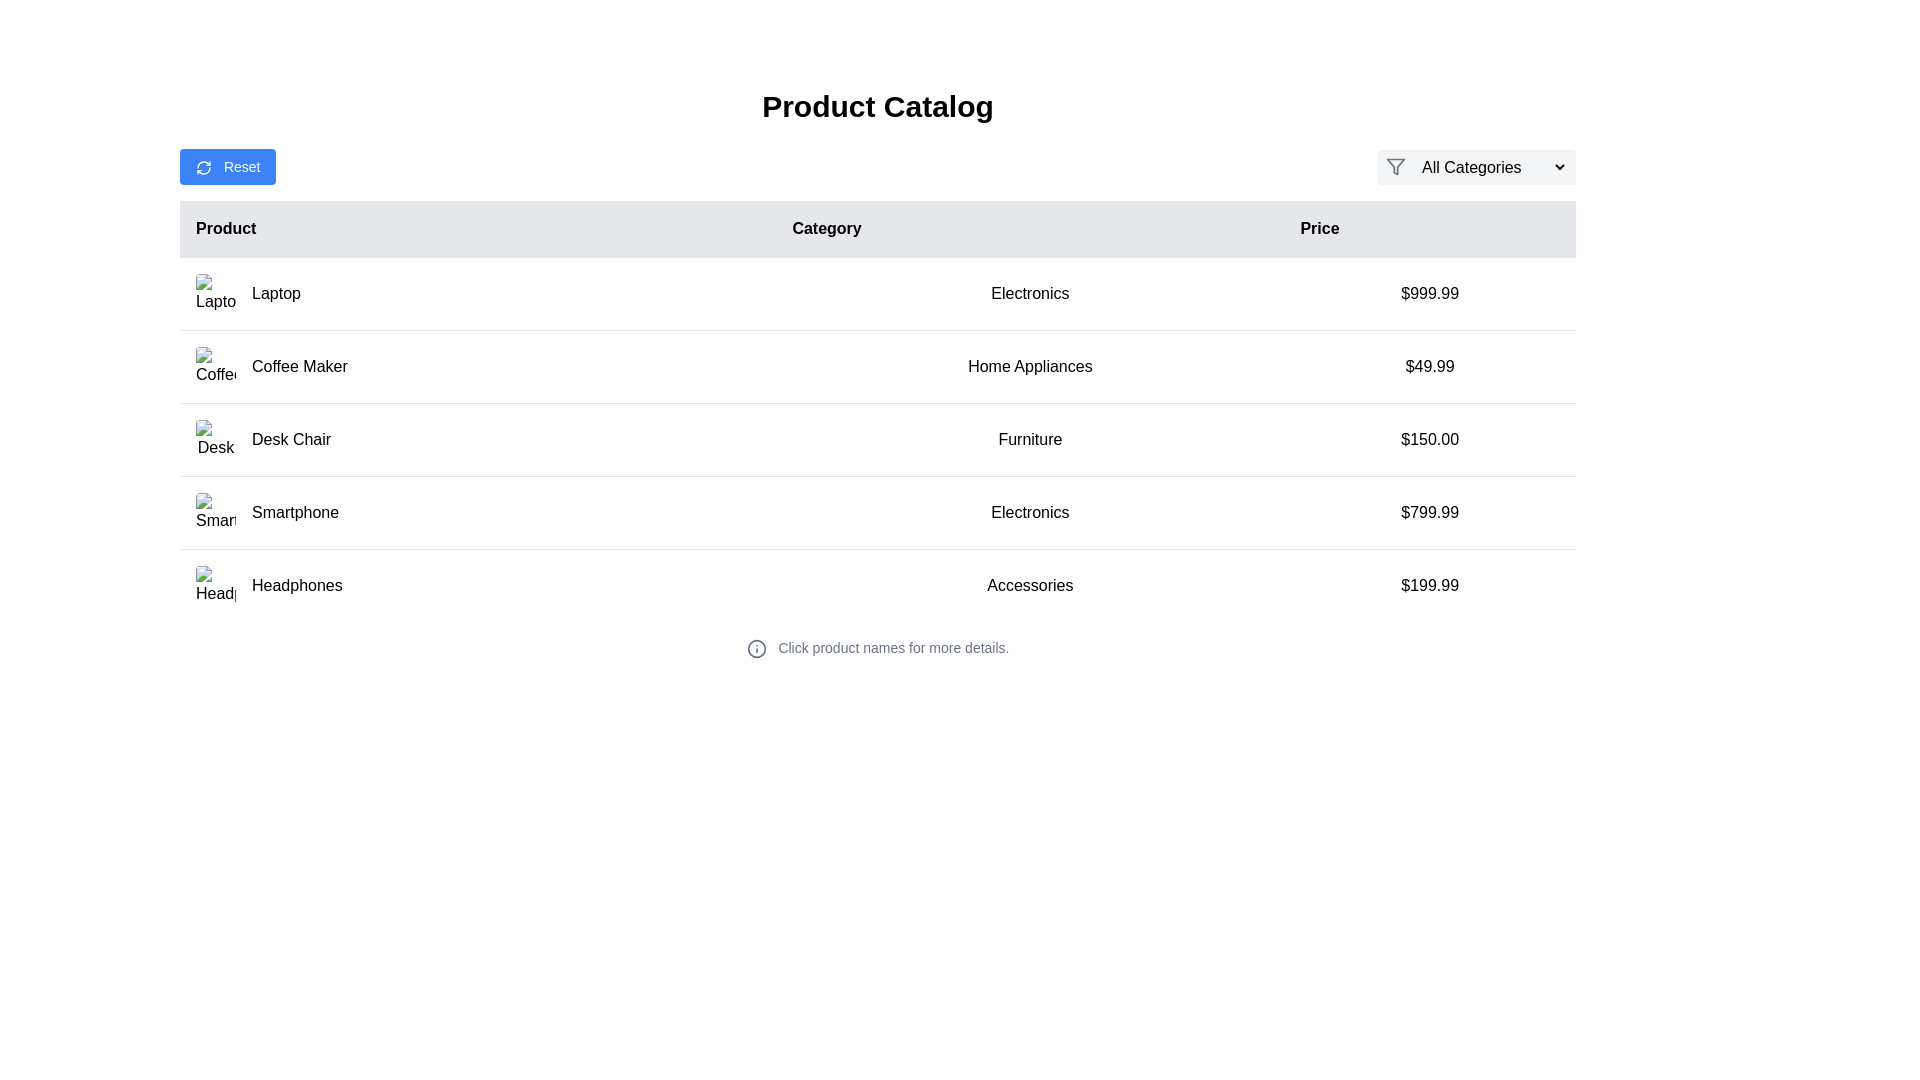  I want to click on the circular SVG element that represents an information or warning symbol, located at the center of the icon below the product listing, so click(755, 649).